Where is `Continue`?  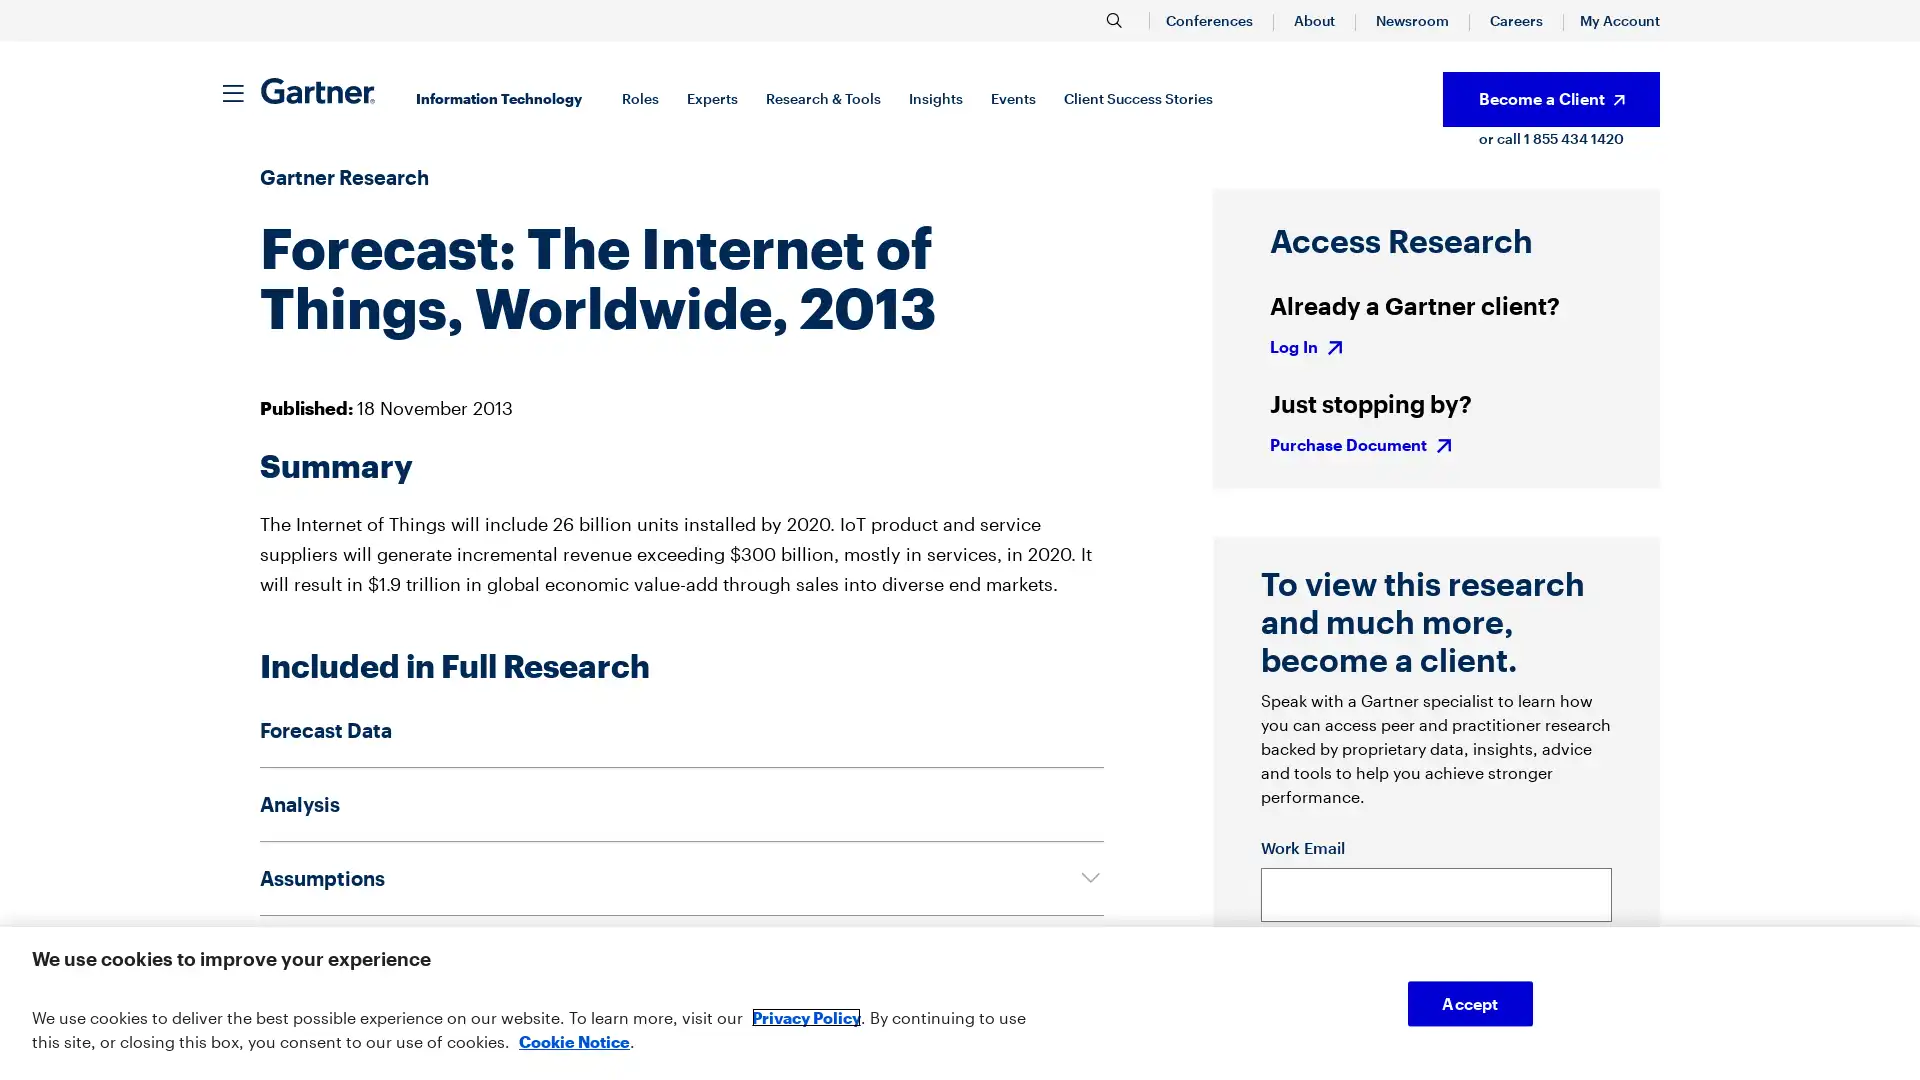 Continue is located at coordinates (1549, 974).